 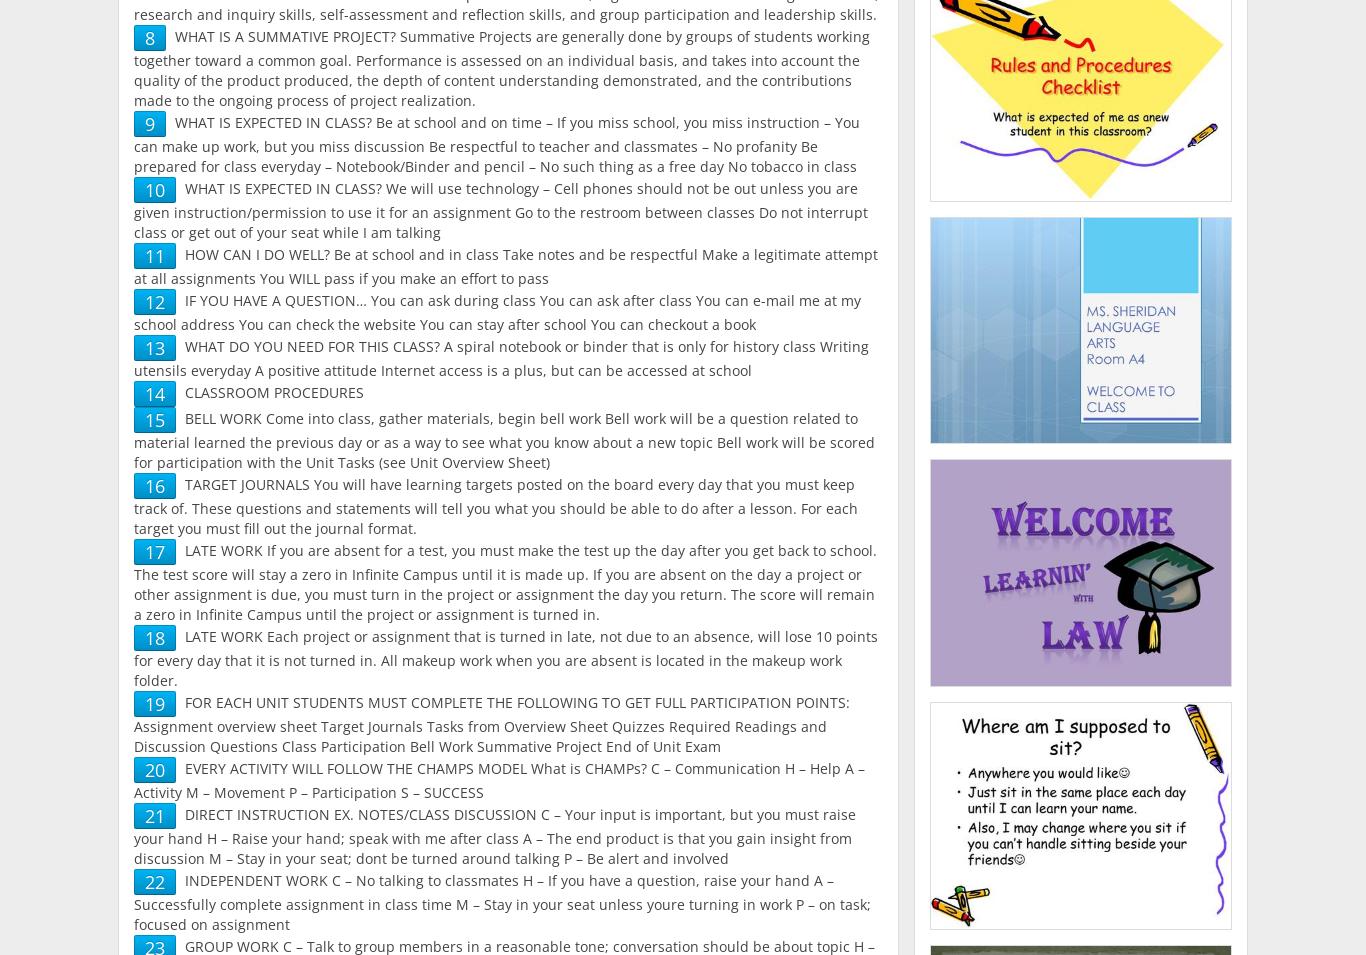 What do you see at coordinates (143, 190) in the screenshot?
I see `'10'` at bounding box center [143, 190].